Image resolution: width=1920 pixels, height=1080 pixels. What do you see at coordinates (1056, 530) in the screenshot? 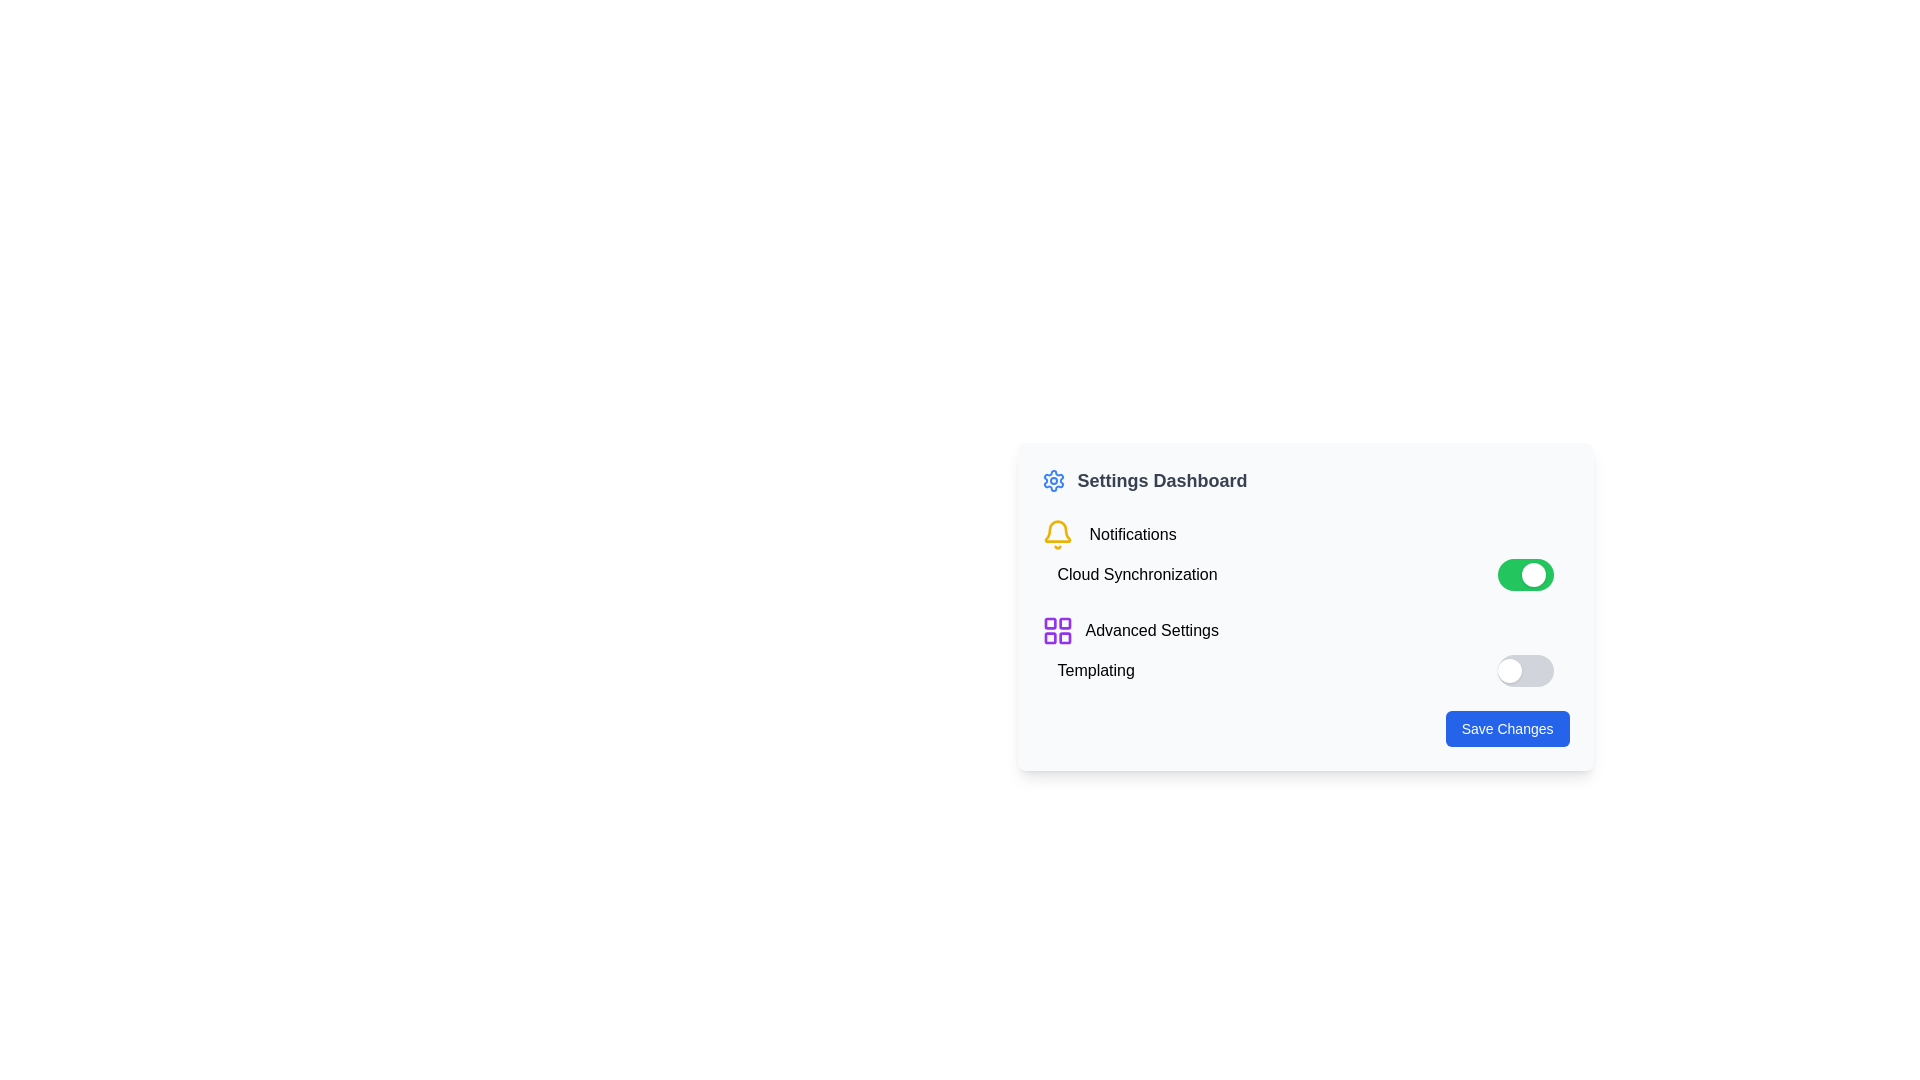
I see `notification bell icon element using developer tools, which is represented by the primary outline of the icon located at the top-left corner of the visible settings panel` at bounding box center [1056, 530].